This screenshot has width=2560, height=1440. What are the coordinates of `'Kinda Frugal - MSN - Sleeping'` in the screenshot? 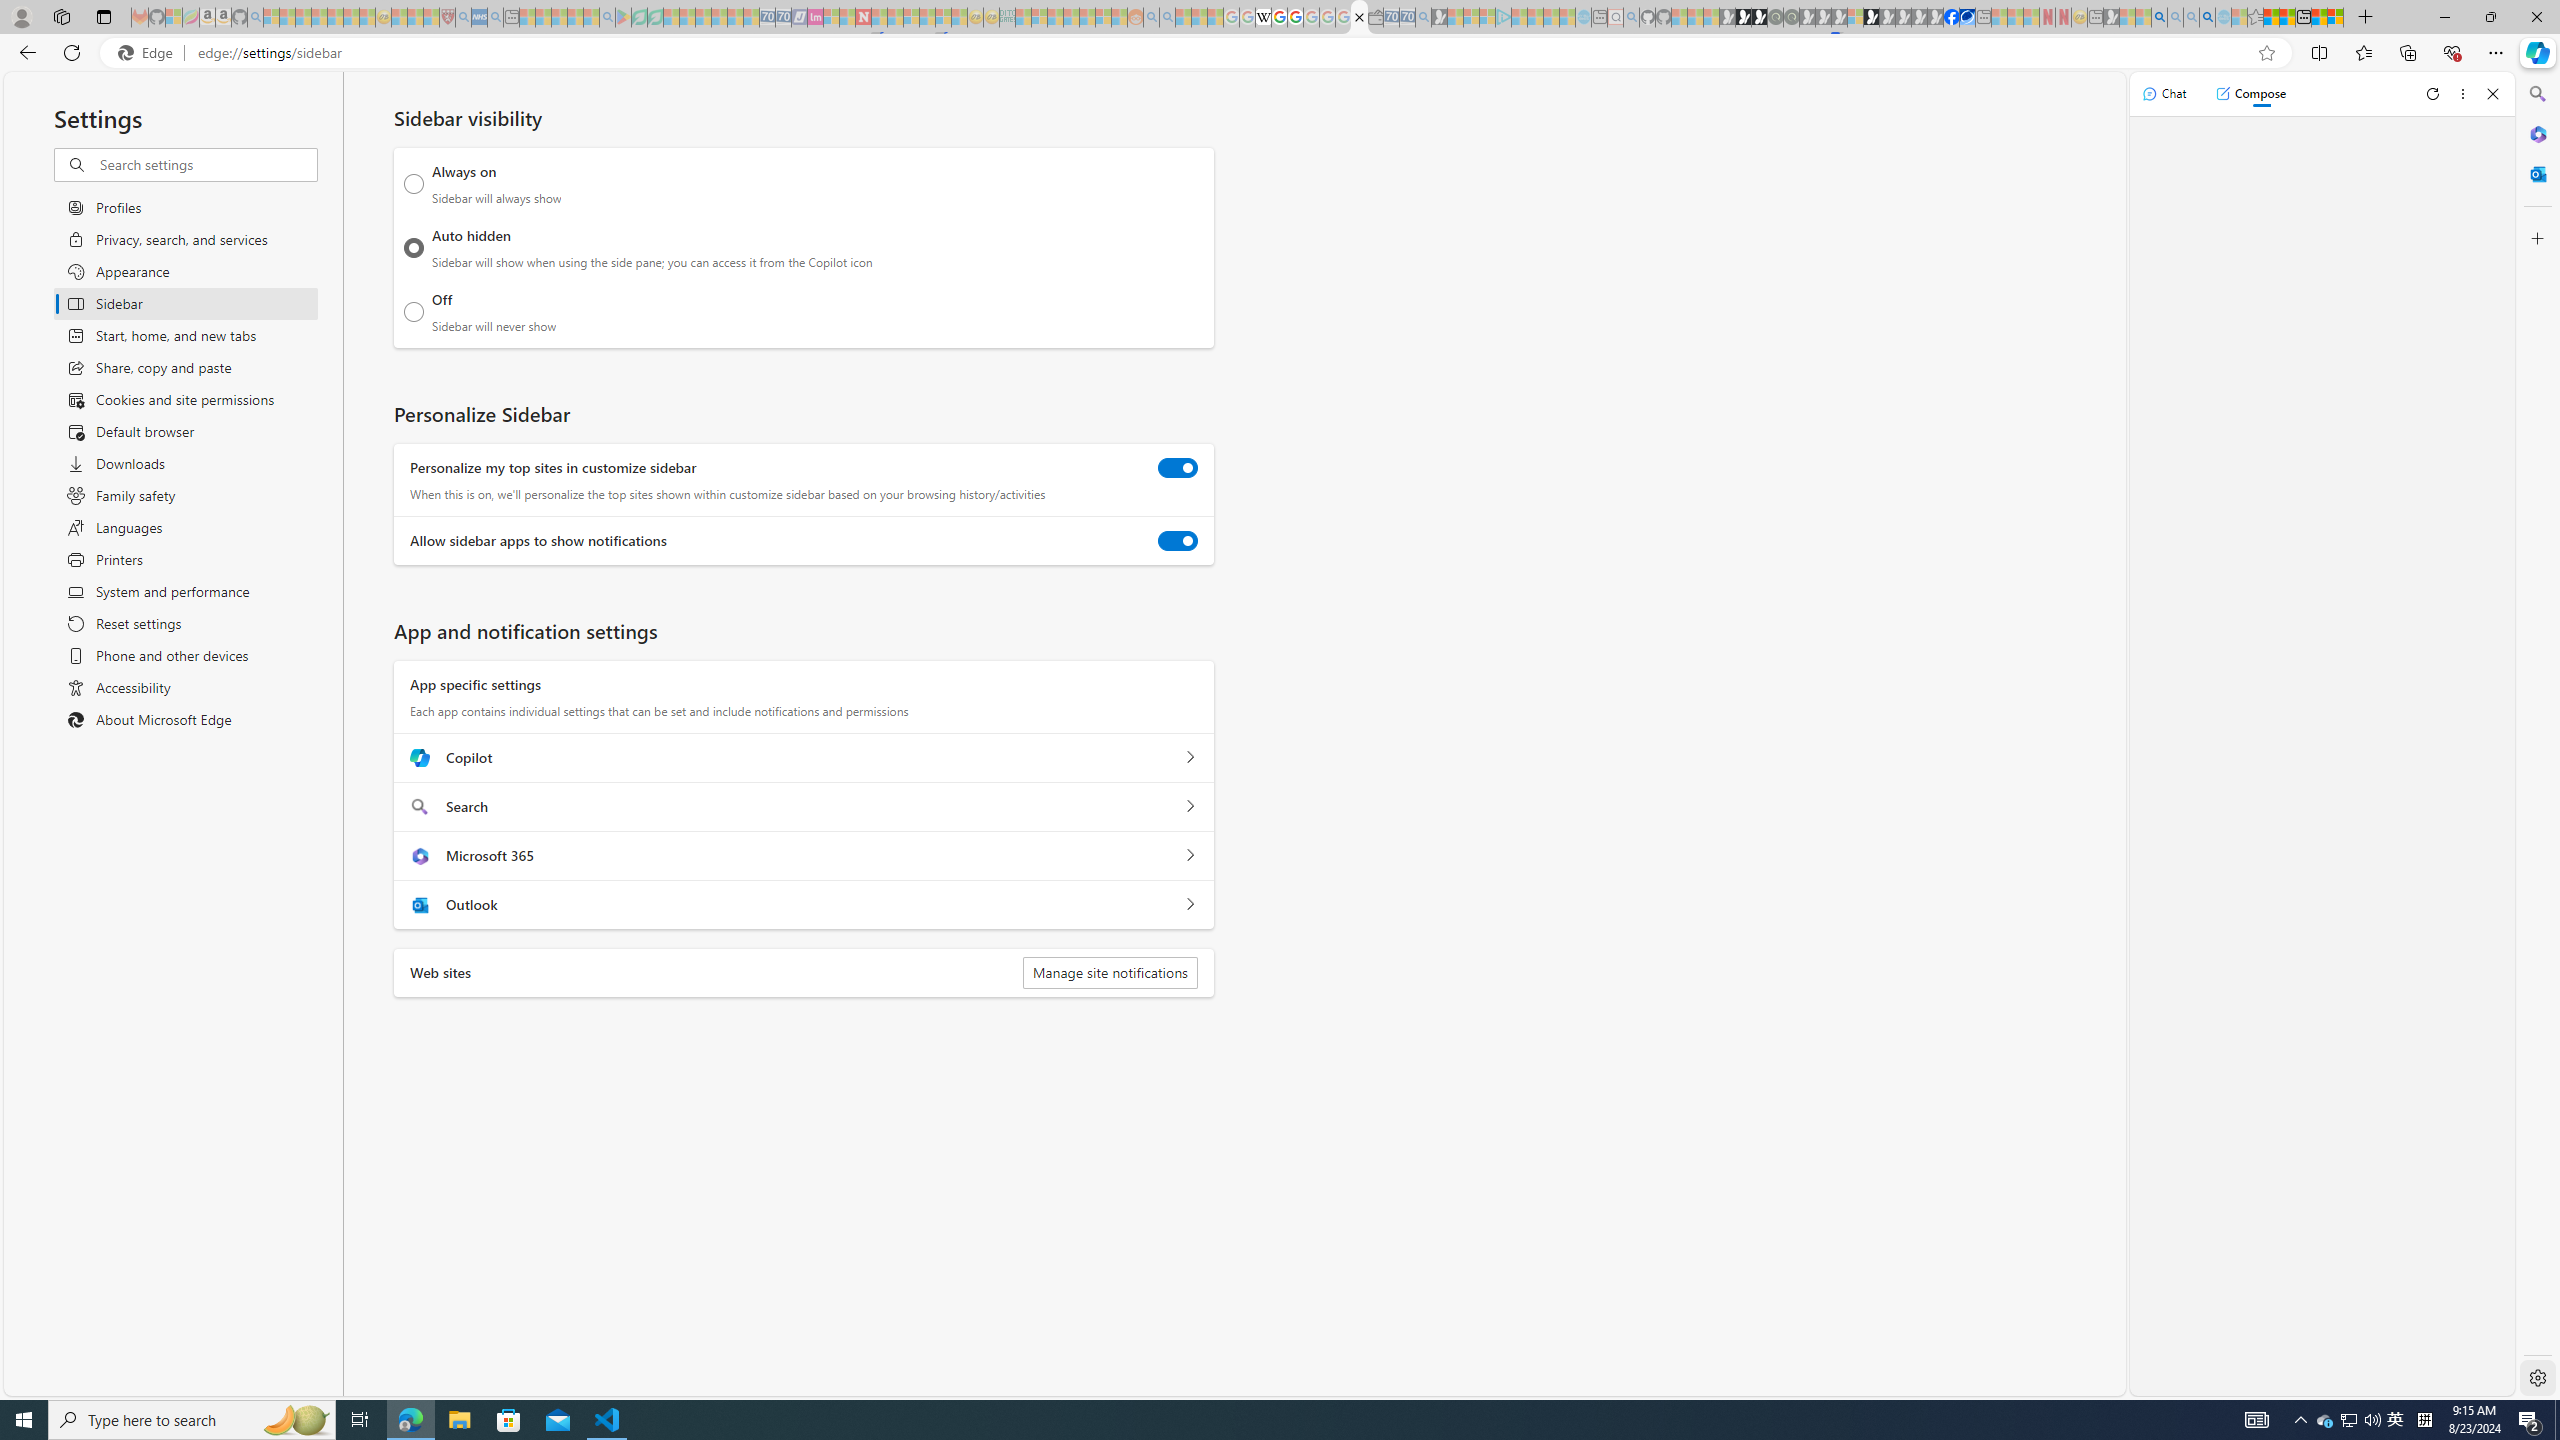 It's located at (1085, 16).